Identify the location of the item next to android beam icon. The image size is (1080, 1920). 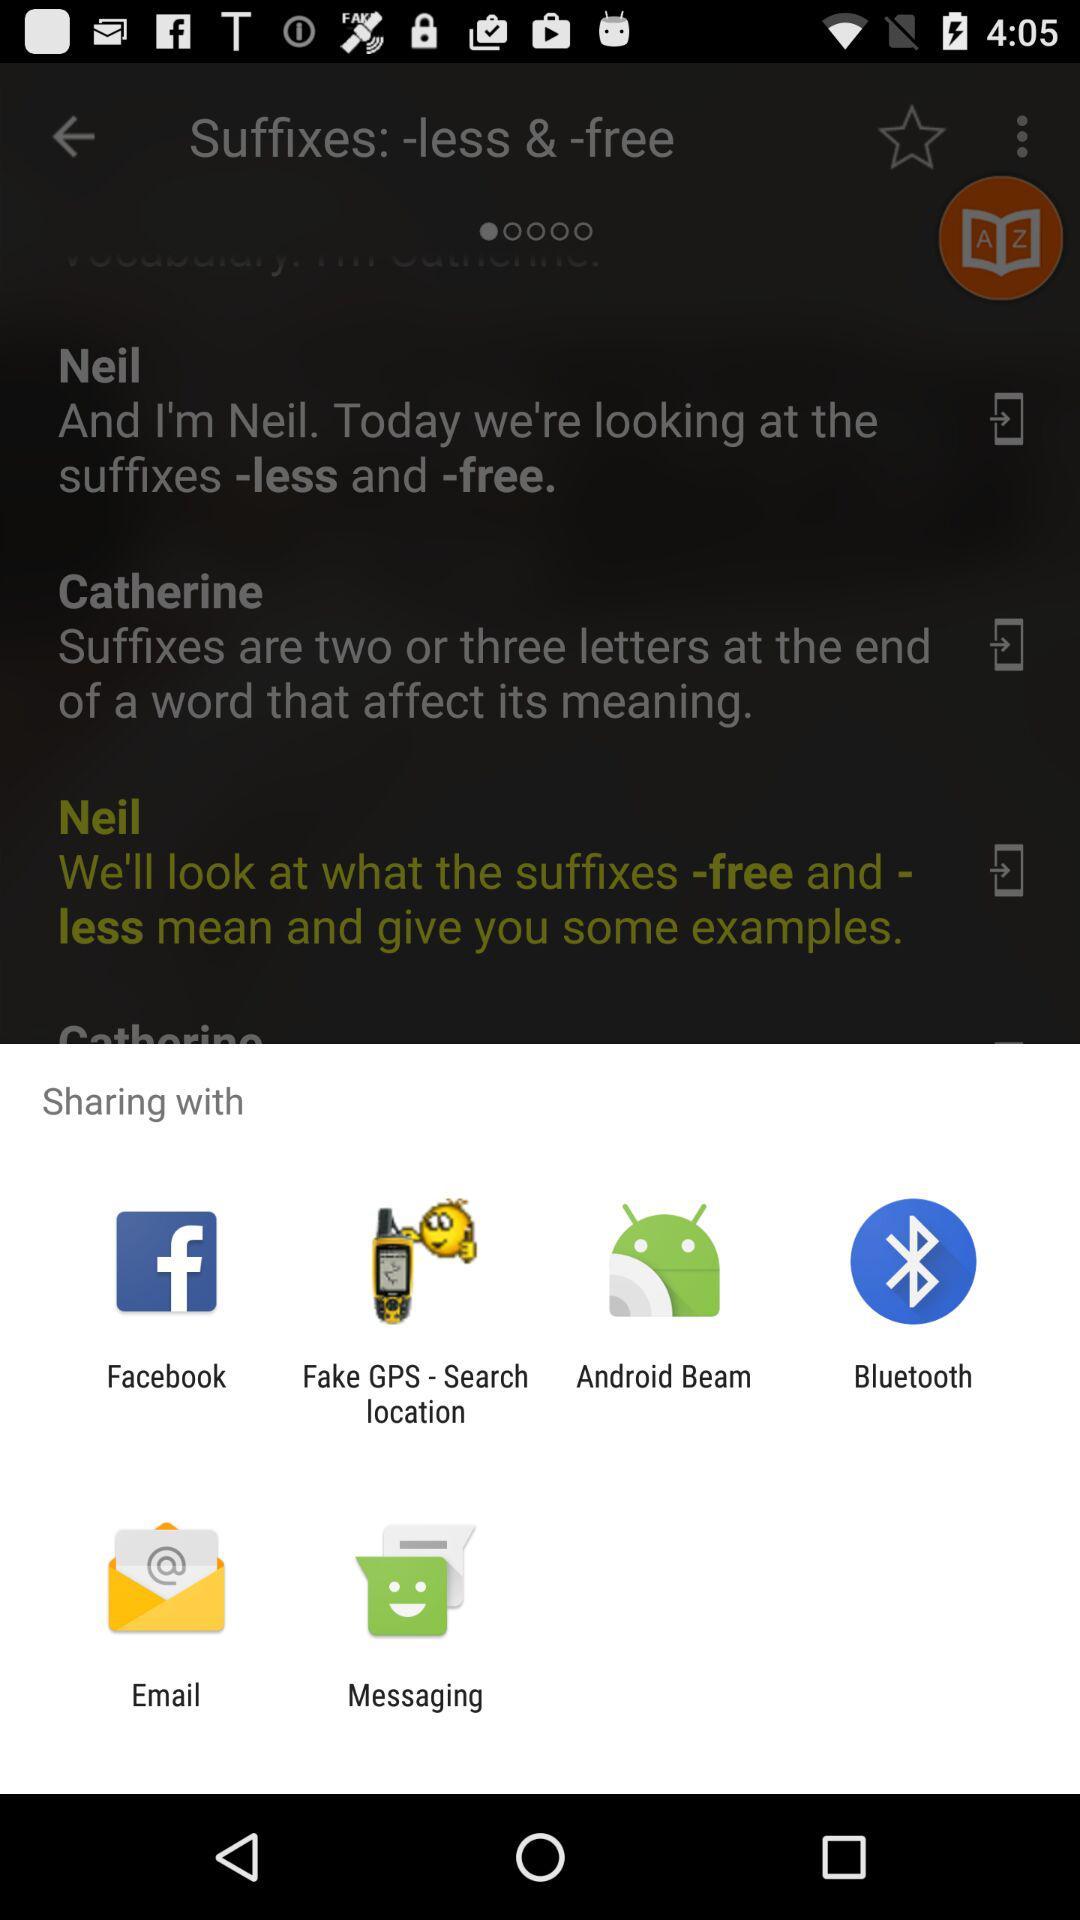
(414, 1392).